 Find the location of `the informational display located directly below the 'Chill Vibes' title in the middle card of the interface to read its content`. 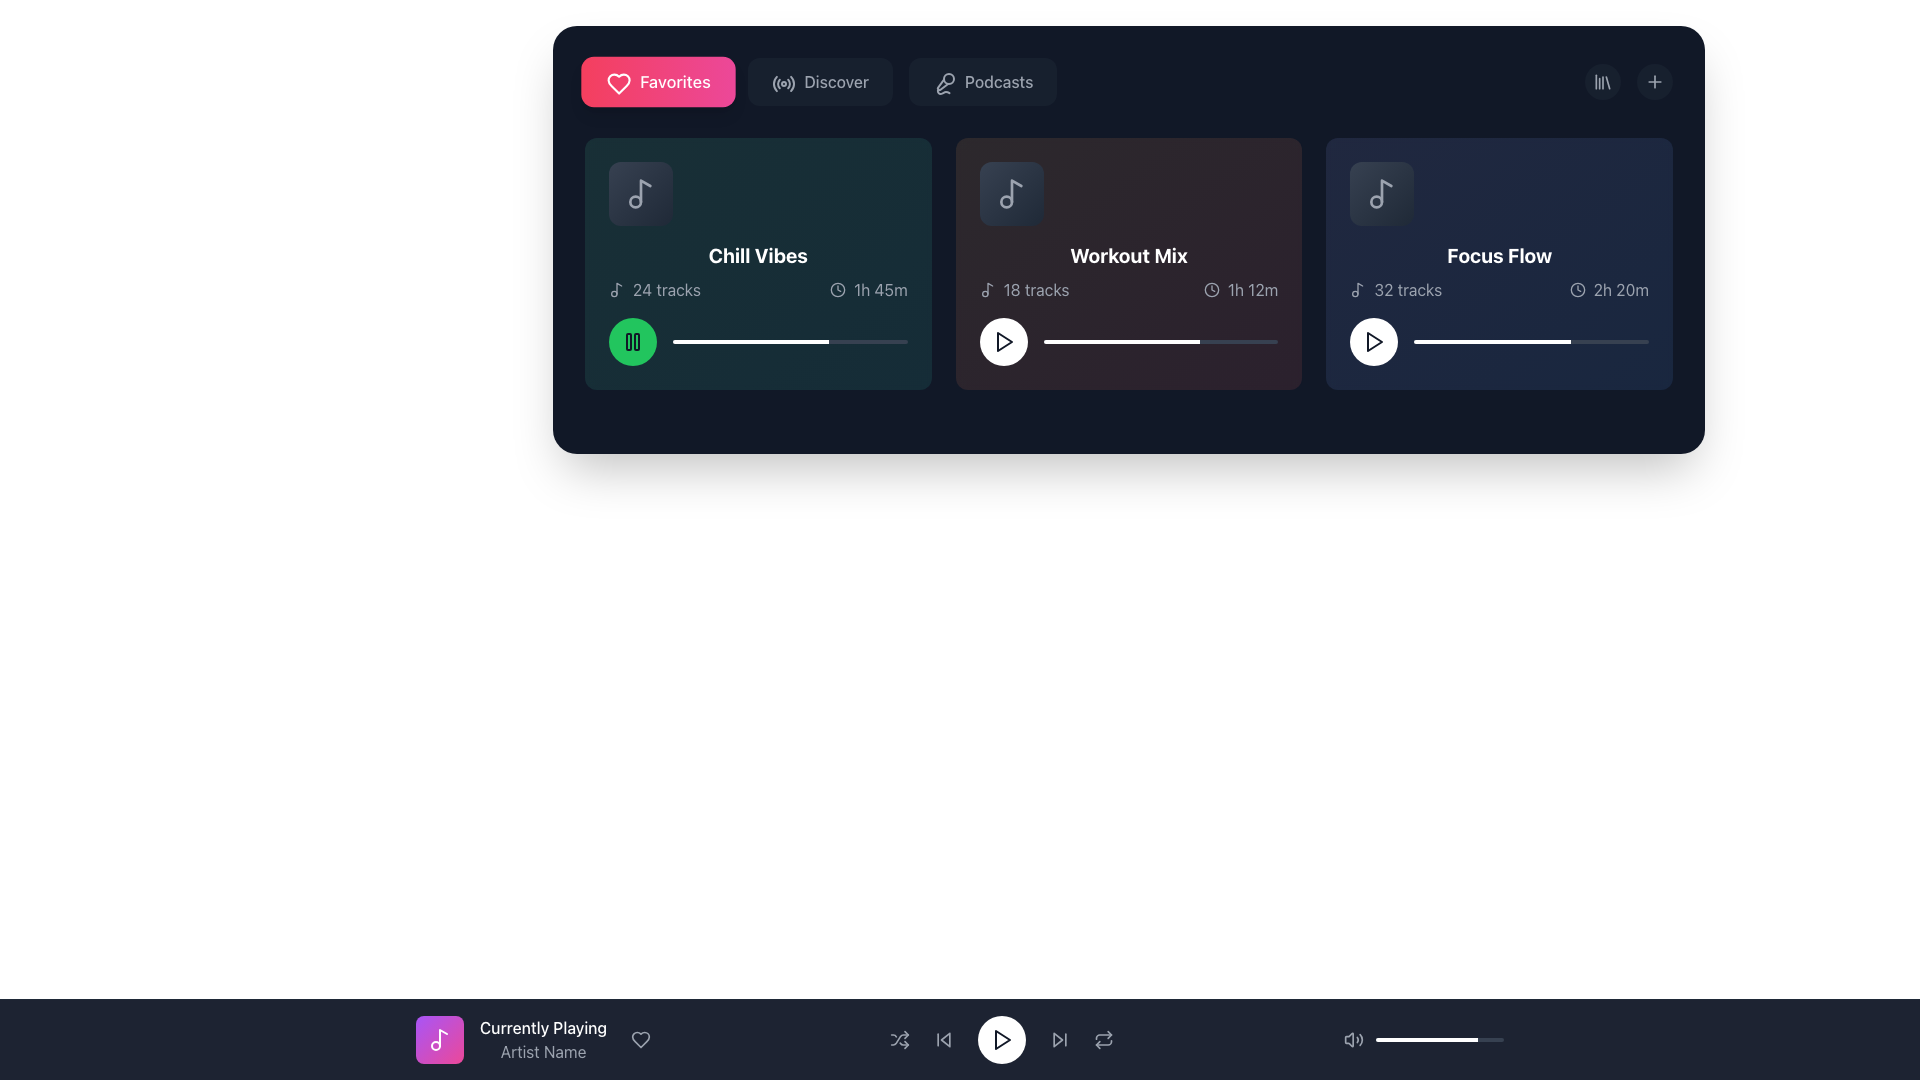

the informational display located directly below the 'Chill Vibes' title in the middle card of the interface to read its content is located at coordinates (757, 289).